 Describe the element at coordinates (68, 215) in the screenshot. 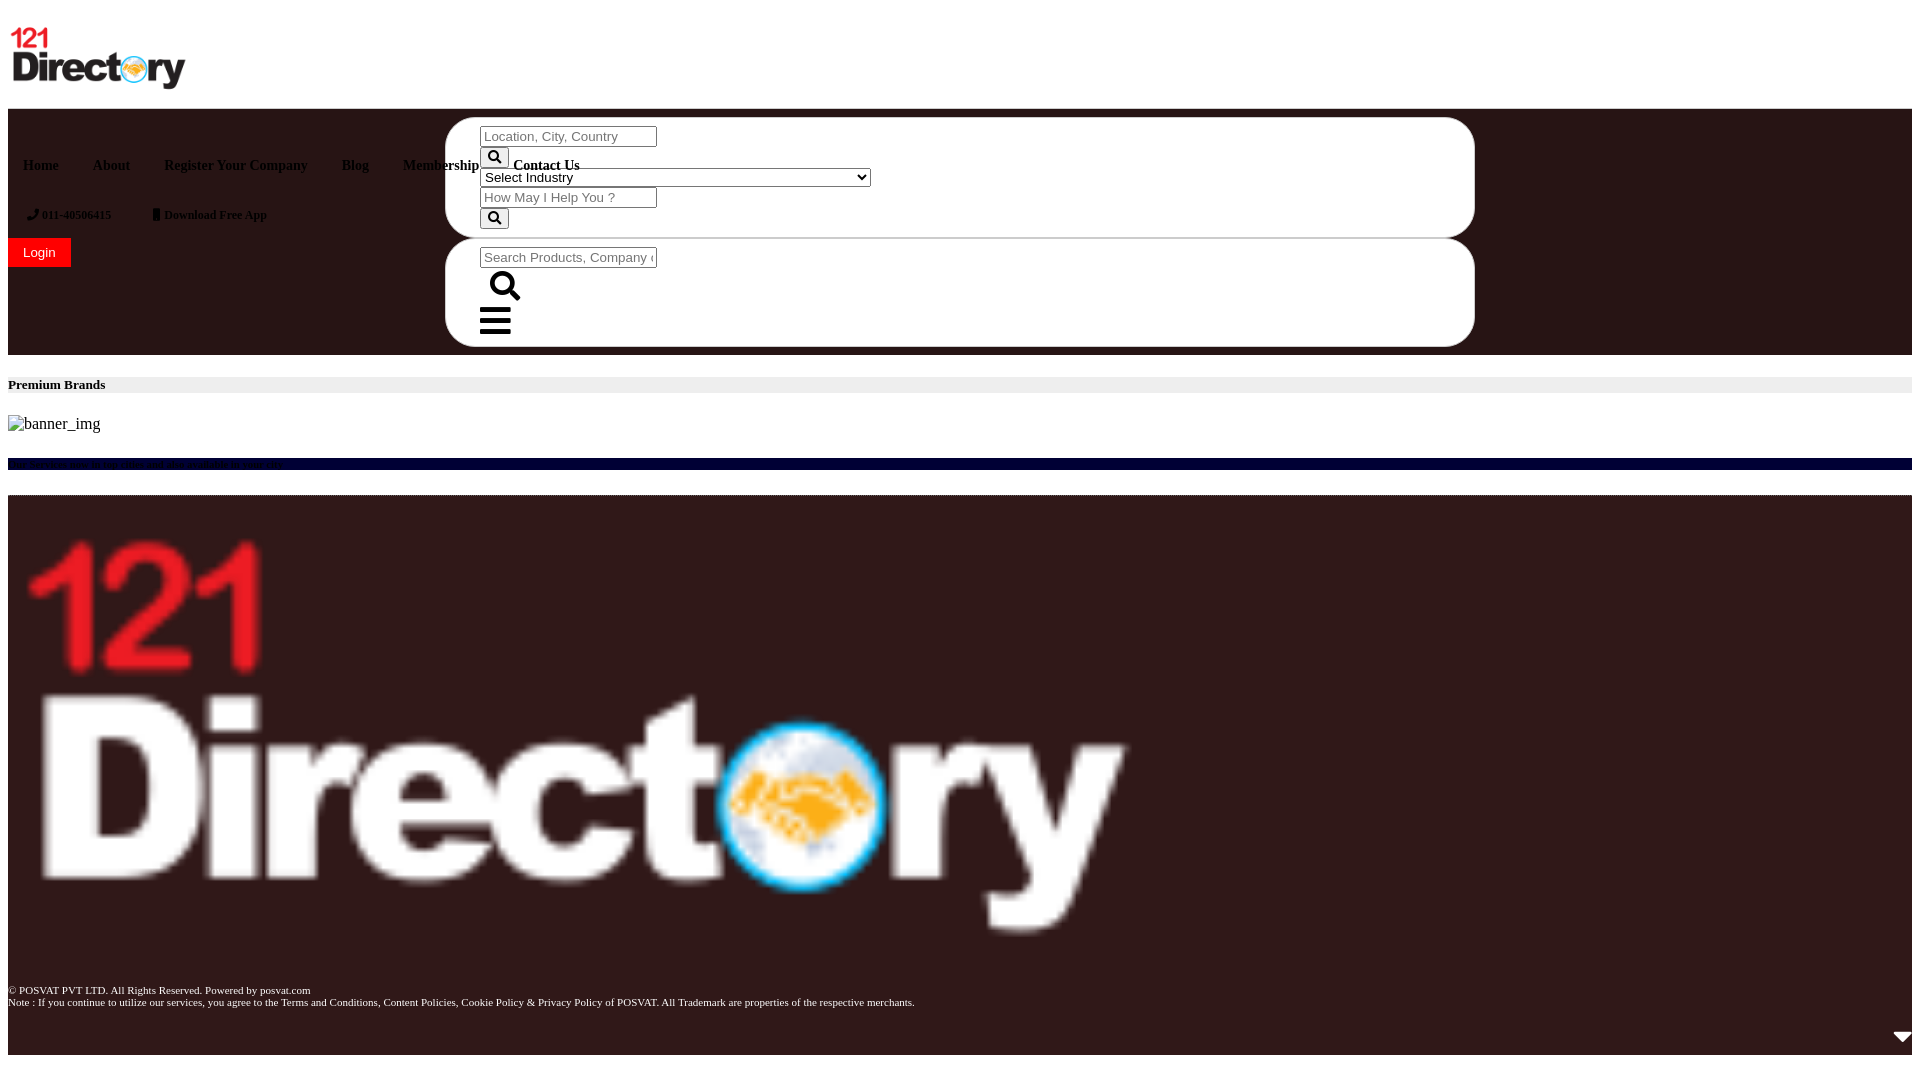

I see `'011-40506415'` at that location.